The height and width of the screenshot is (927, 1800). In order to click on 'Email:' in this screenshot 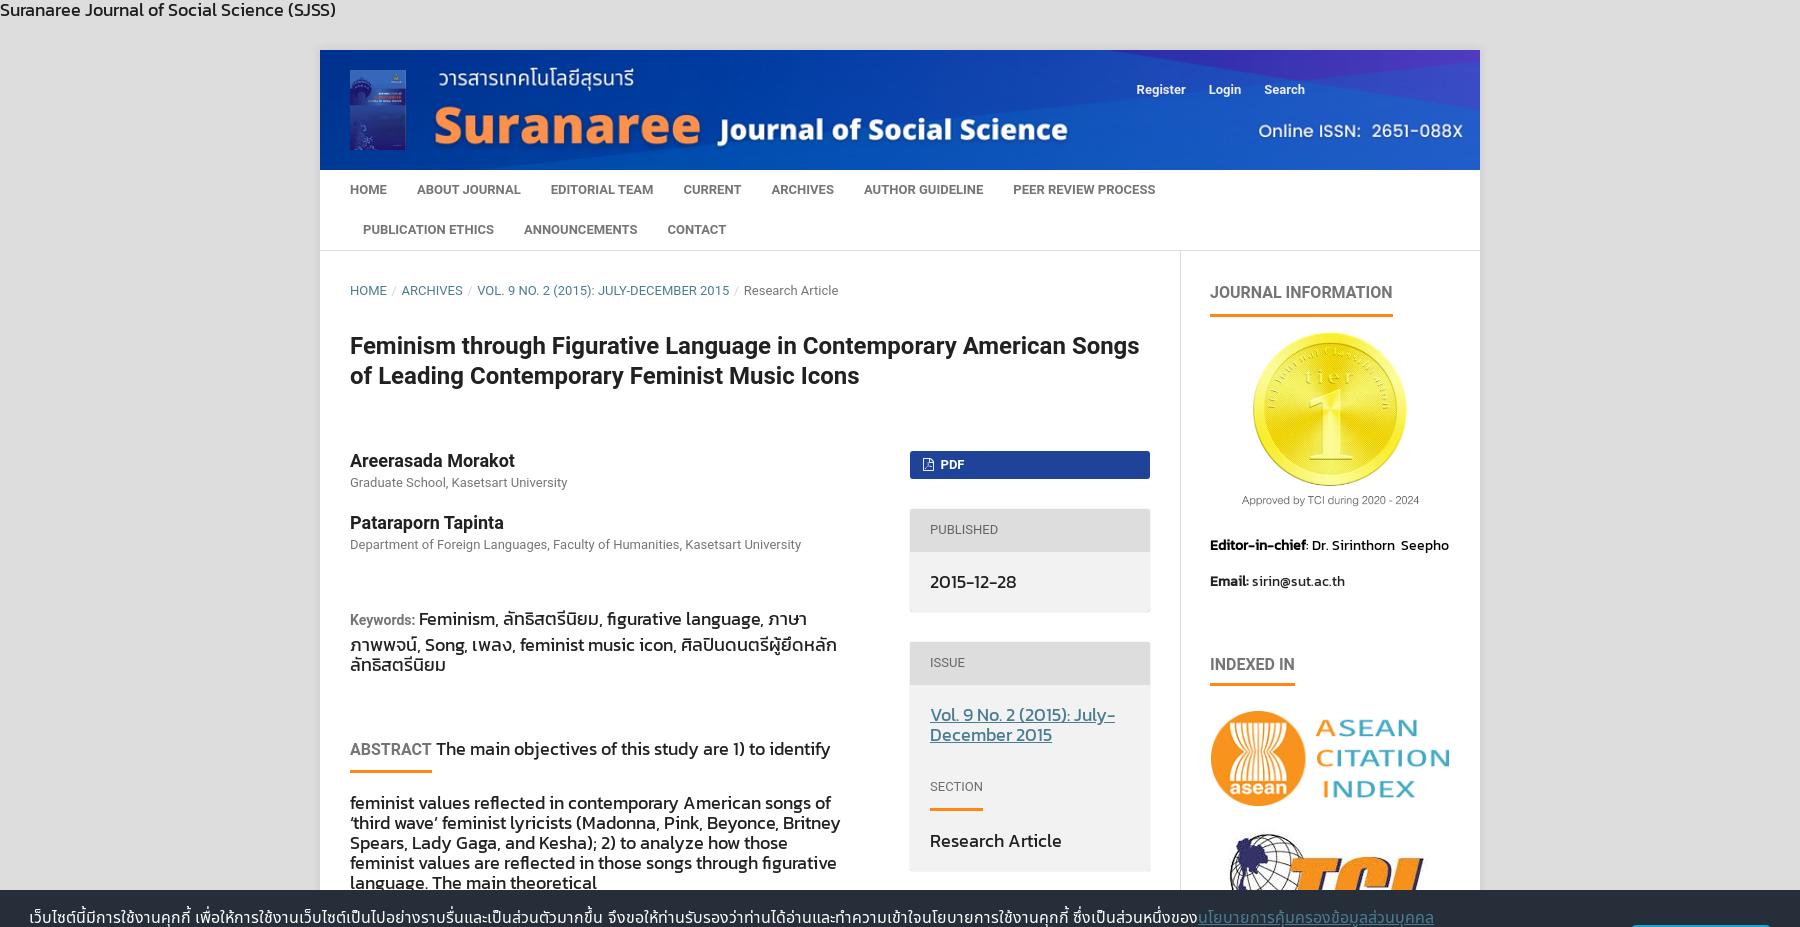, I will do `click(1228, 581)`.